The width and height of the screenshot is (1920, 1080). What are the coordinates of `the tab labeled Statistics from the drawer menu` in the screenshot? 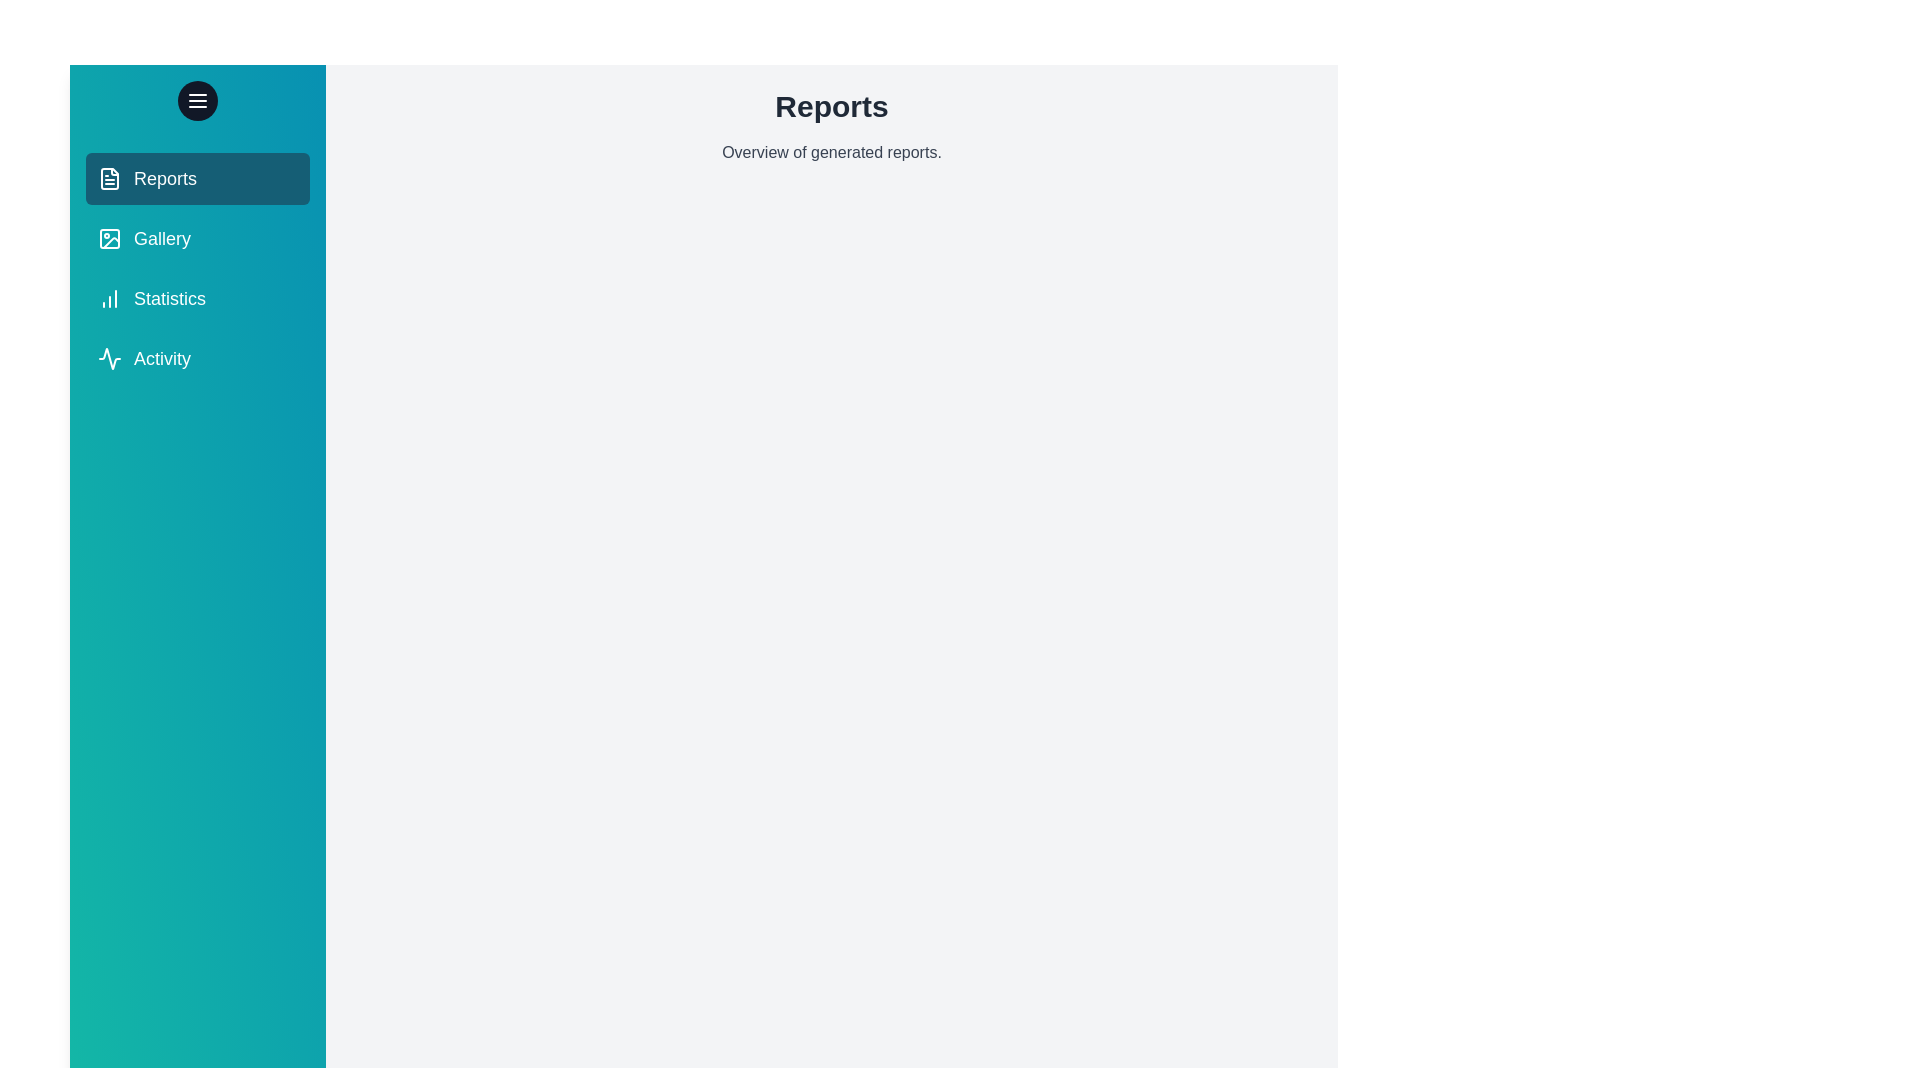 It's located at (197, 299).